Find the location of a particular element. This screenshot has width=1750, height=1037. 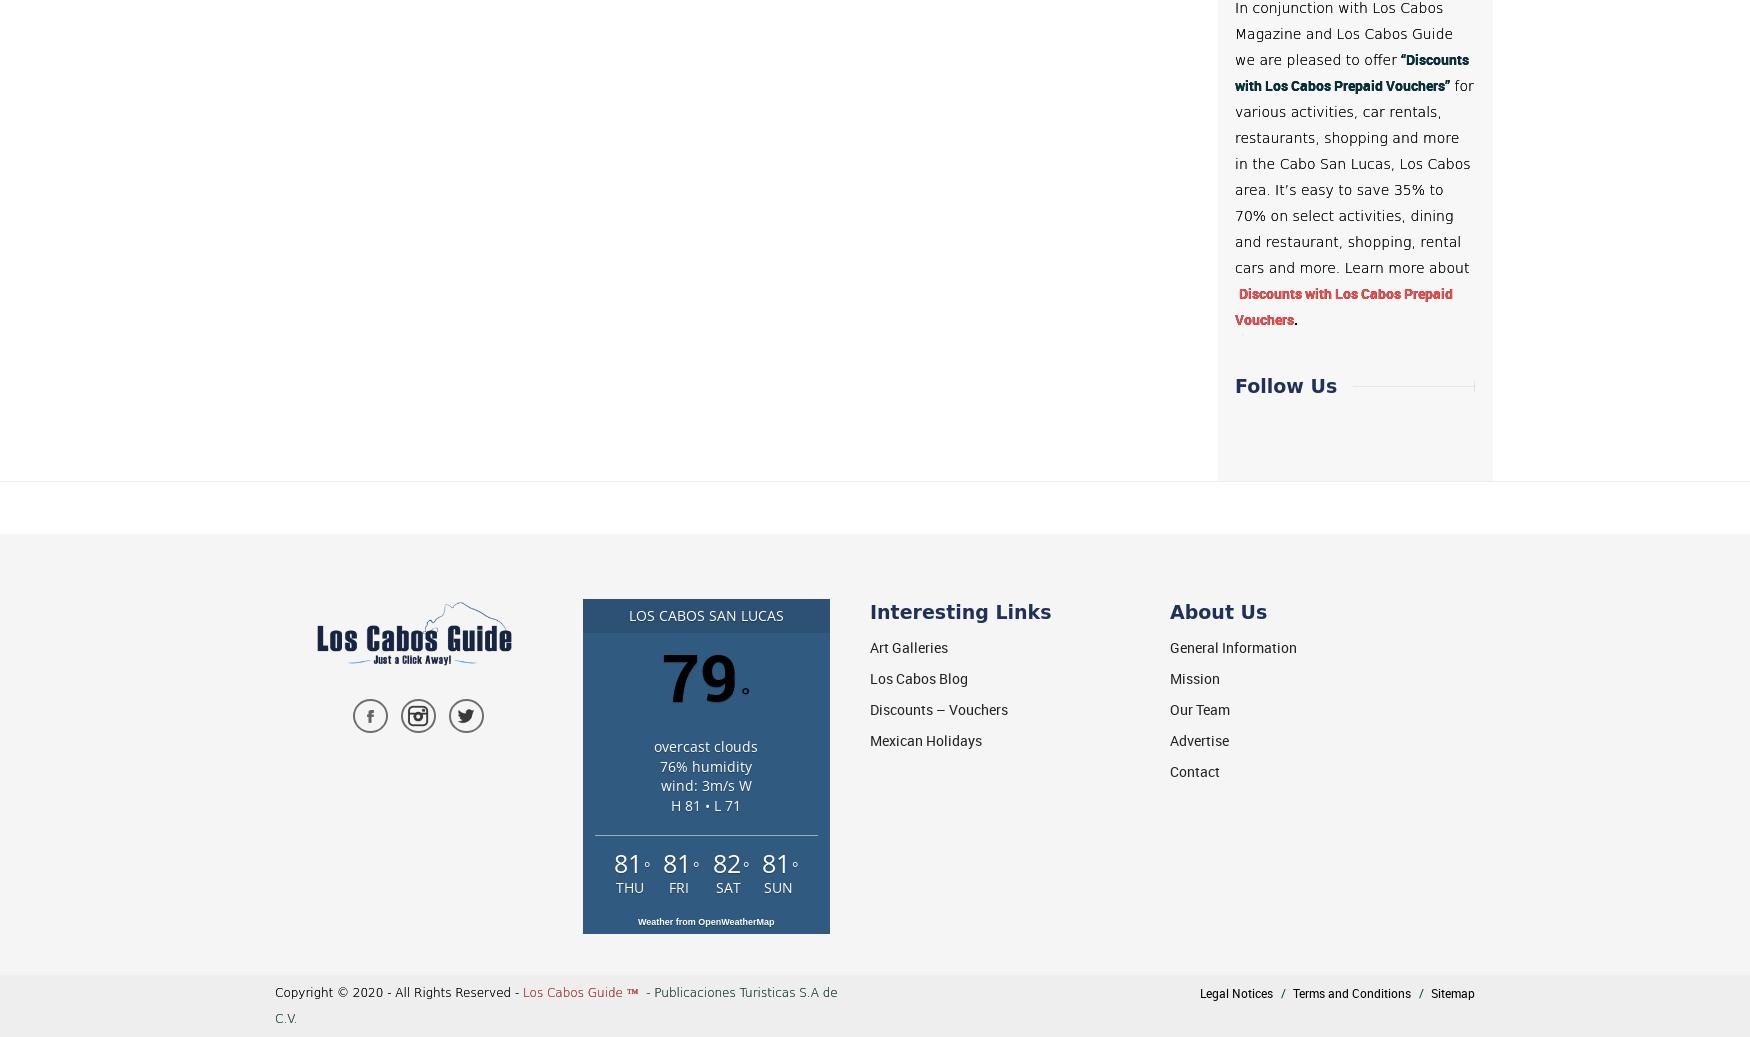

'Contact' is located at coordinates (1195, 771).